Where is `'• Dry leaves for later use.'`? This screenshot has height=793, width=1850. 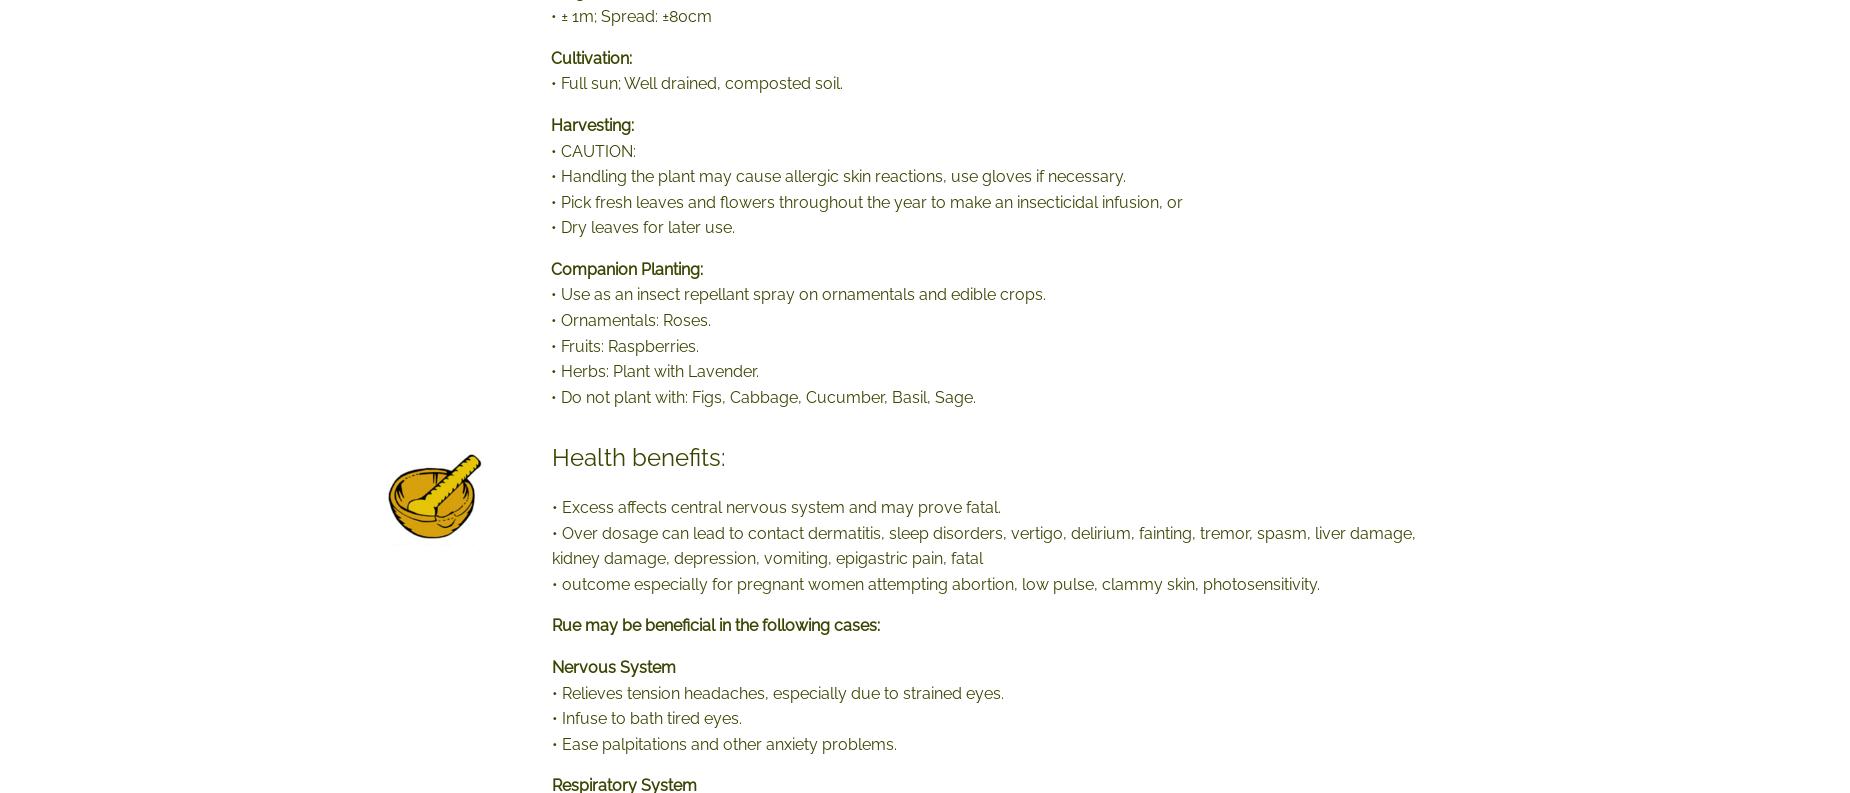
'• Dry leaves for later use.' is located at coordinates (643, 227).